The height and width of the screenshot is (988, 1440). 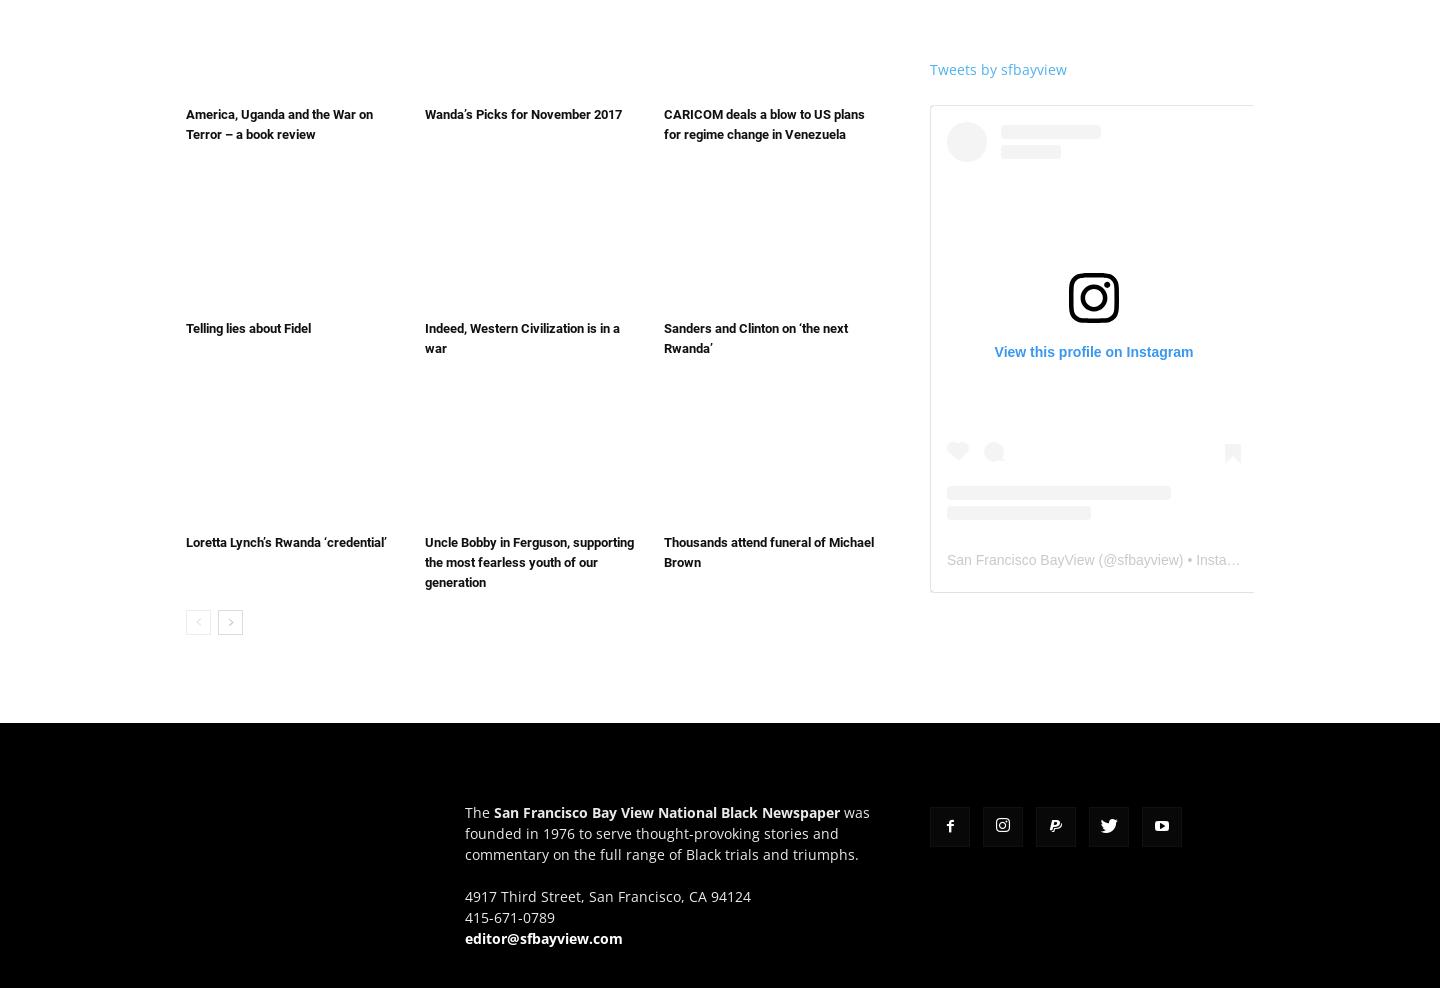 I want to click on ') • Instagram photos and videos', so click(x=1276, y=559).